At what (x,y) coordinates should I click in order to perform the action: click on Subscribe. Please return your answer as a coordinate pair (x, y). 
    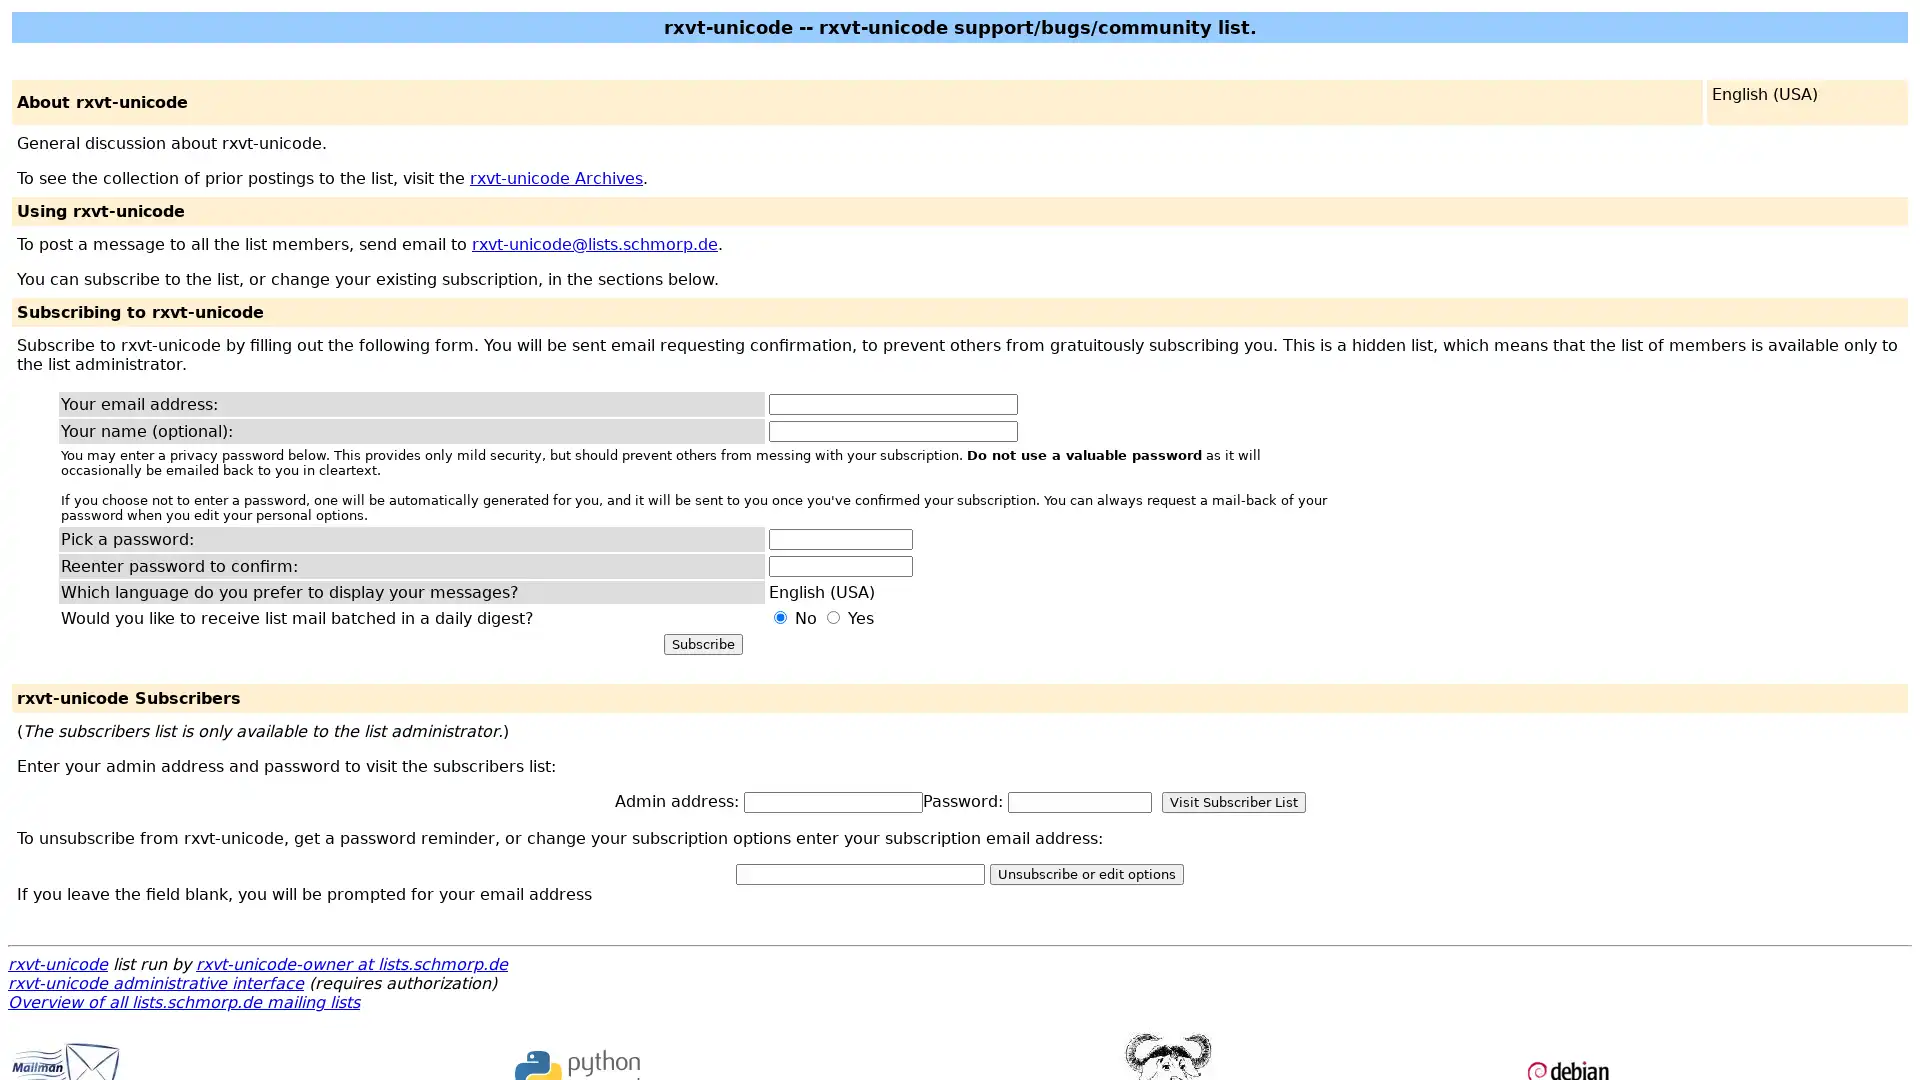
    Looking at the image, I should click on (702, 644).